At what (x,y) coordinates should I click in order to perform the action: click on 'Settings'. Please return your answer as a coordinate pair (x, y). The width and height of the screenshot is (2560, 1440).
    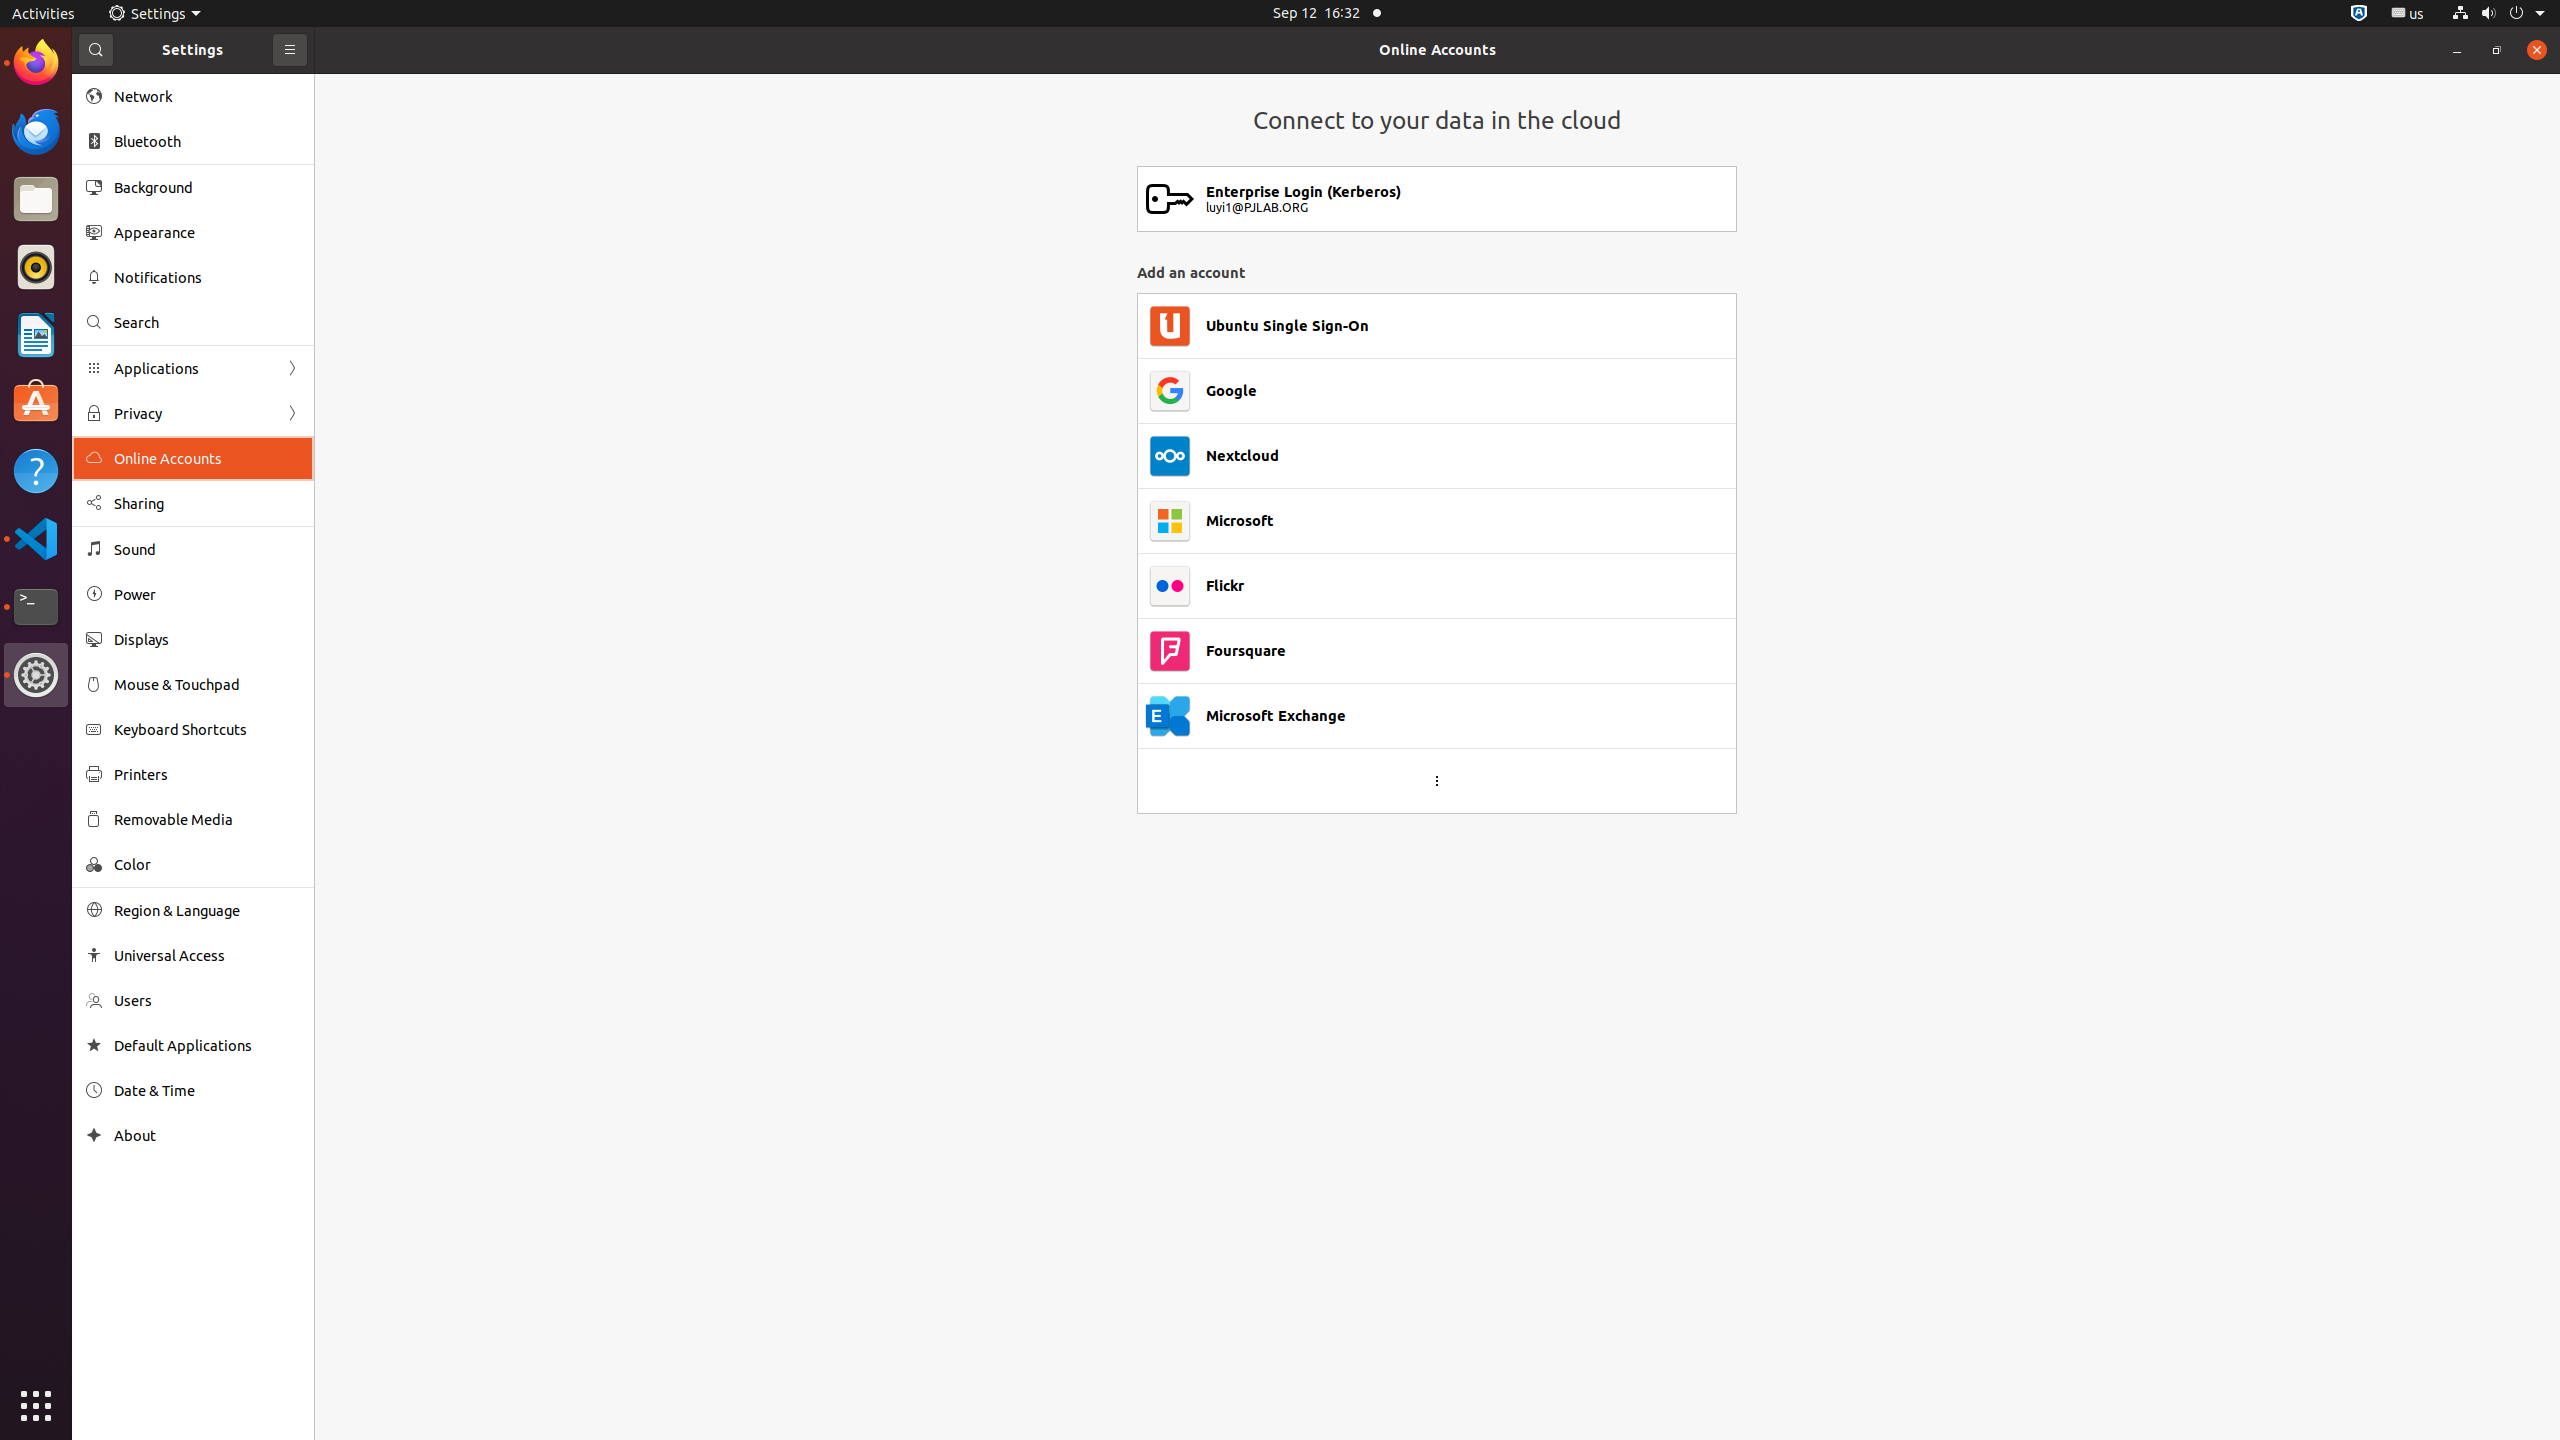
    Looking at the image, I should click on (154, 12).